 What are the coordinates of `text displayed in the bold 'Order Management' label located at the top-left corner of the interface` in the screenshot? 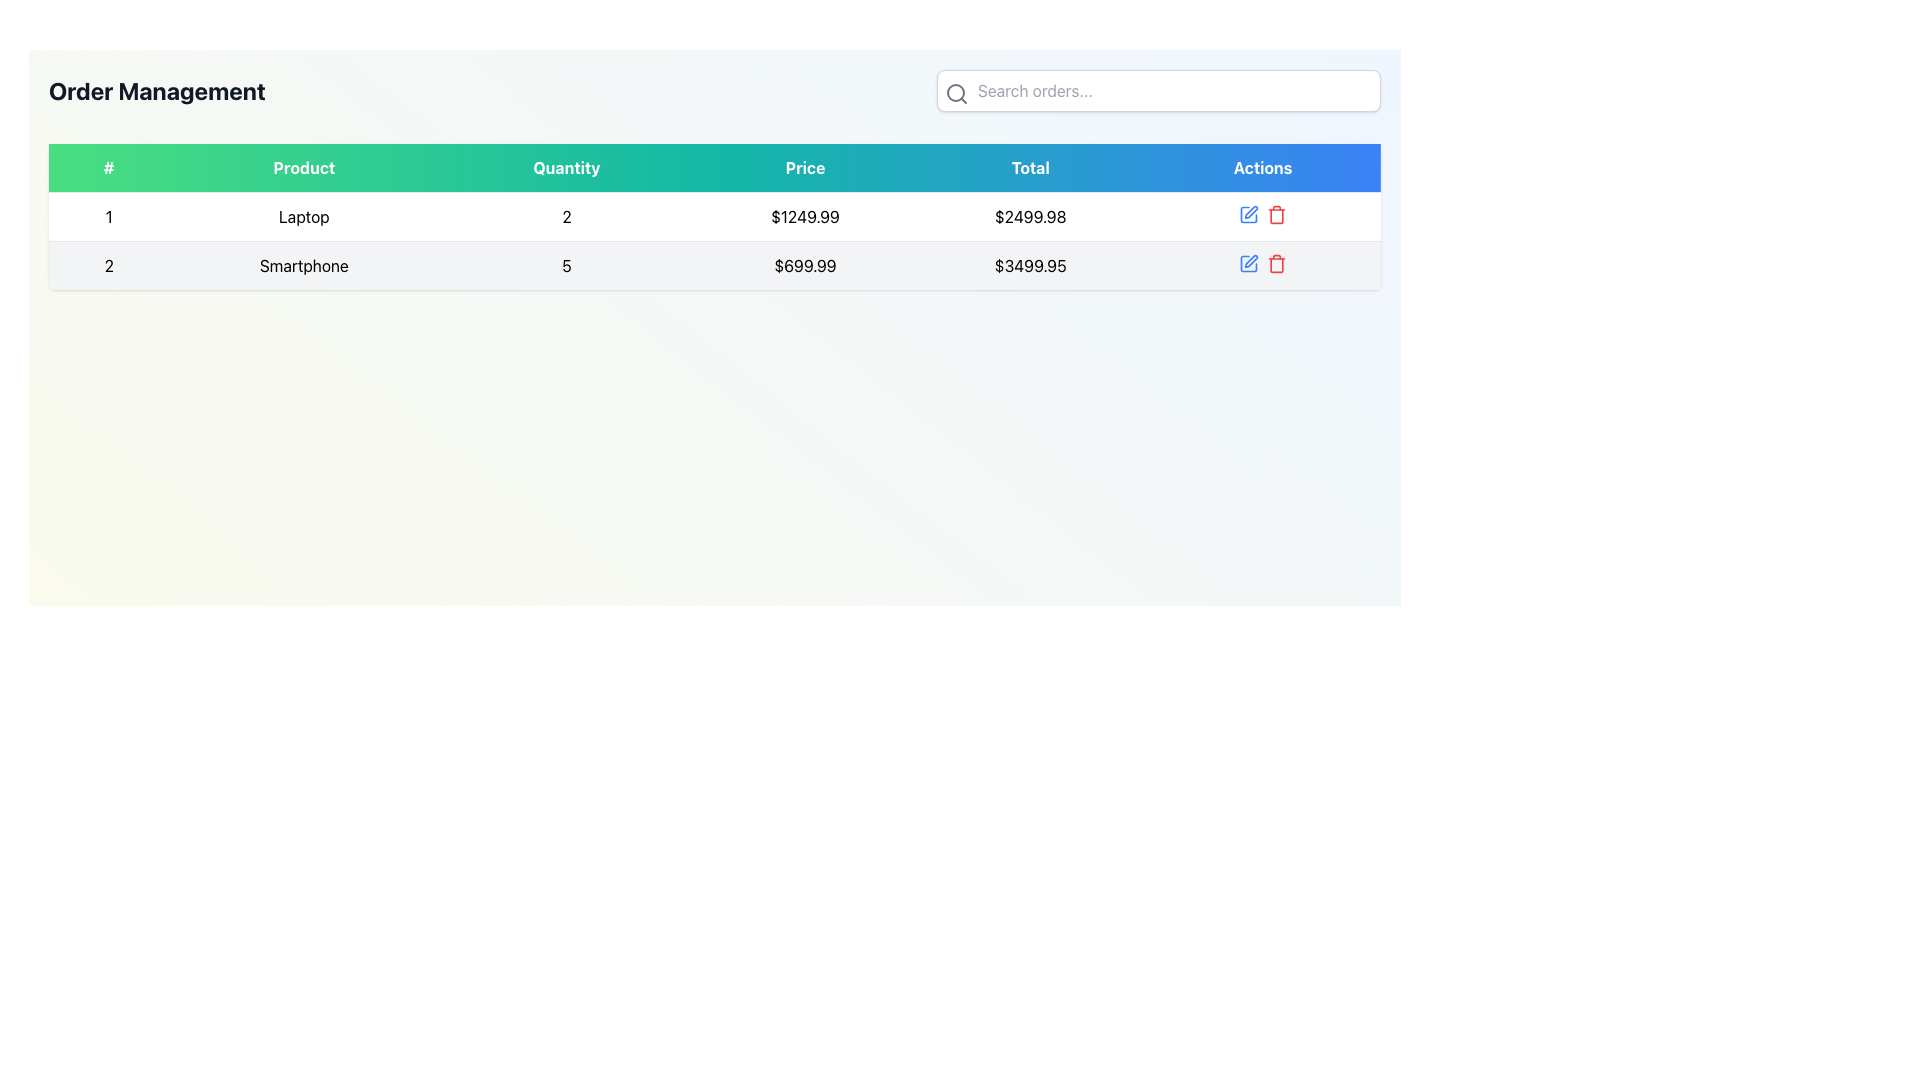 It's located at (156, 91).